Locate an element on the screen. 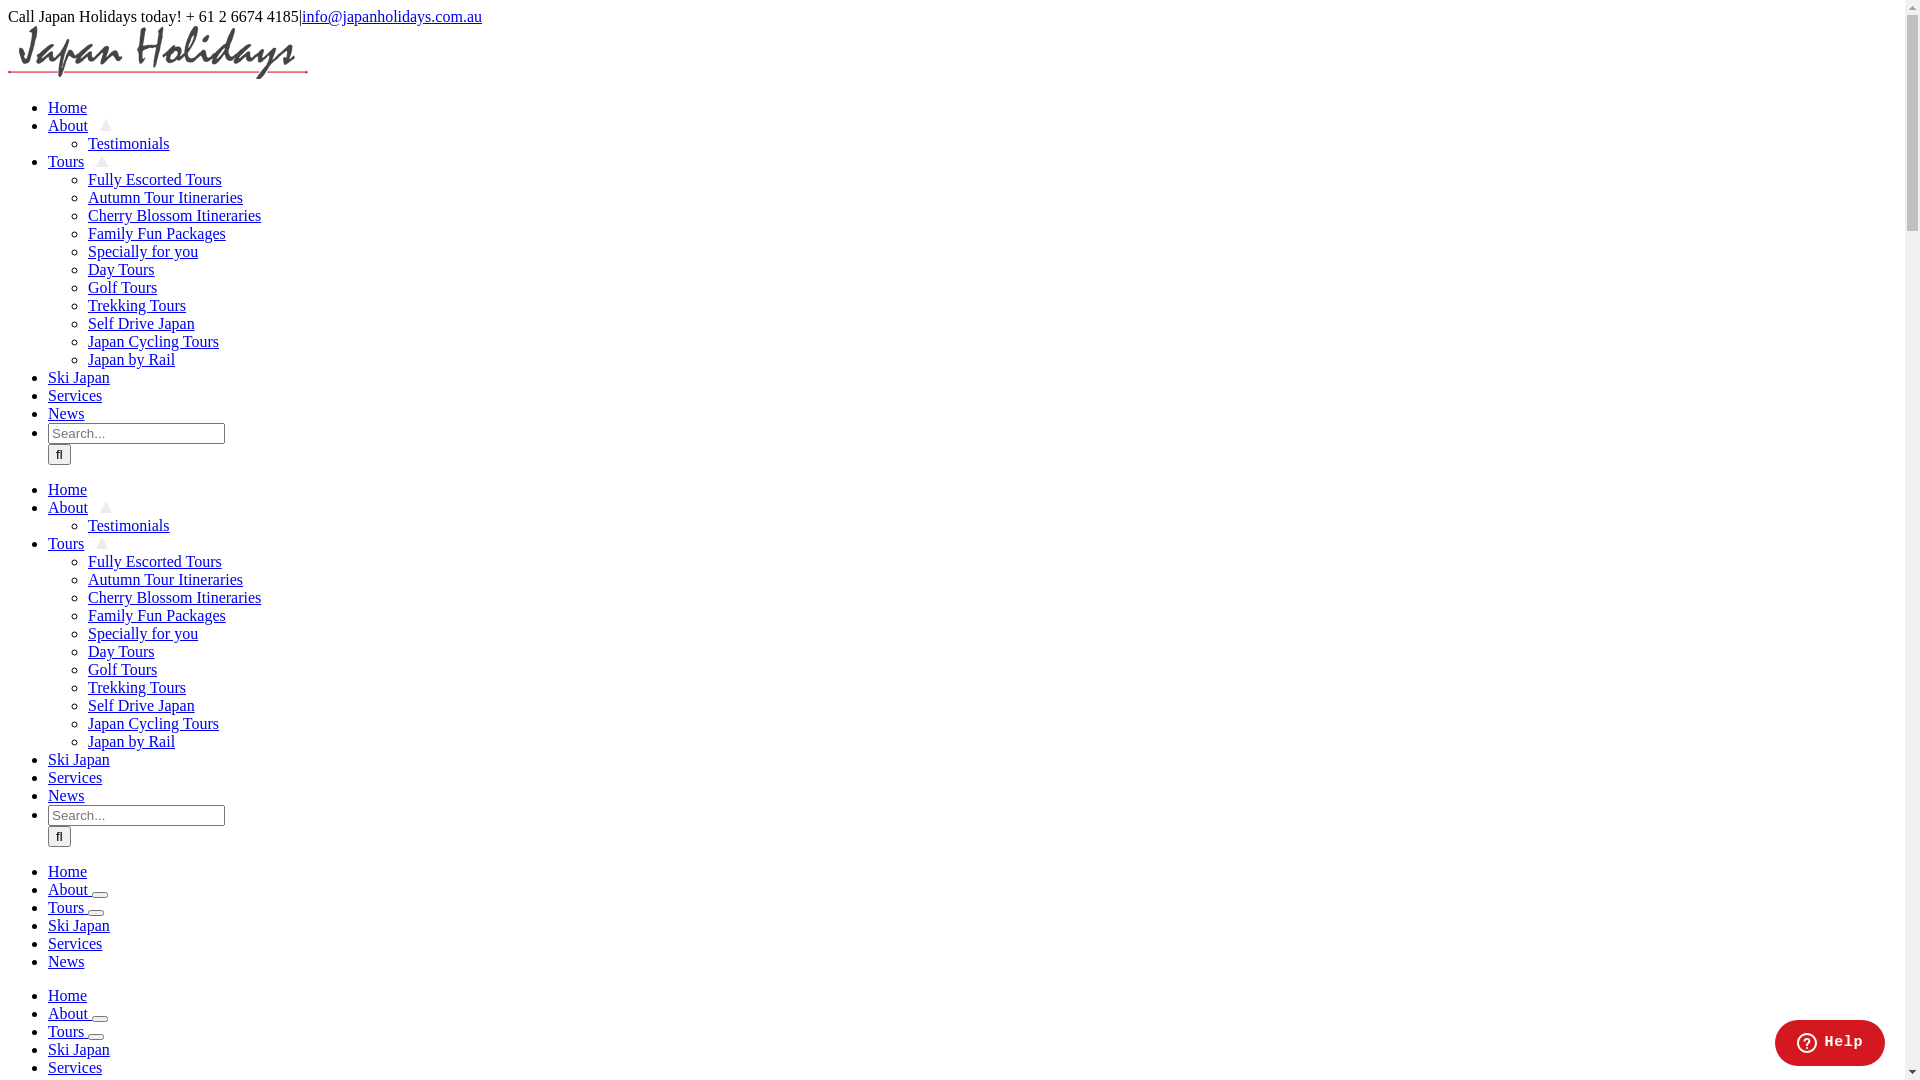 The height and width of the screenshot is (1080, 1920). 'News' is located at coordinates (48, 412).